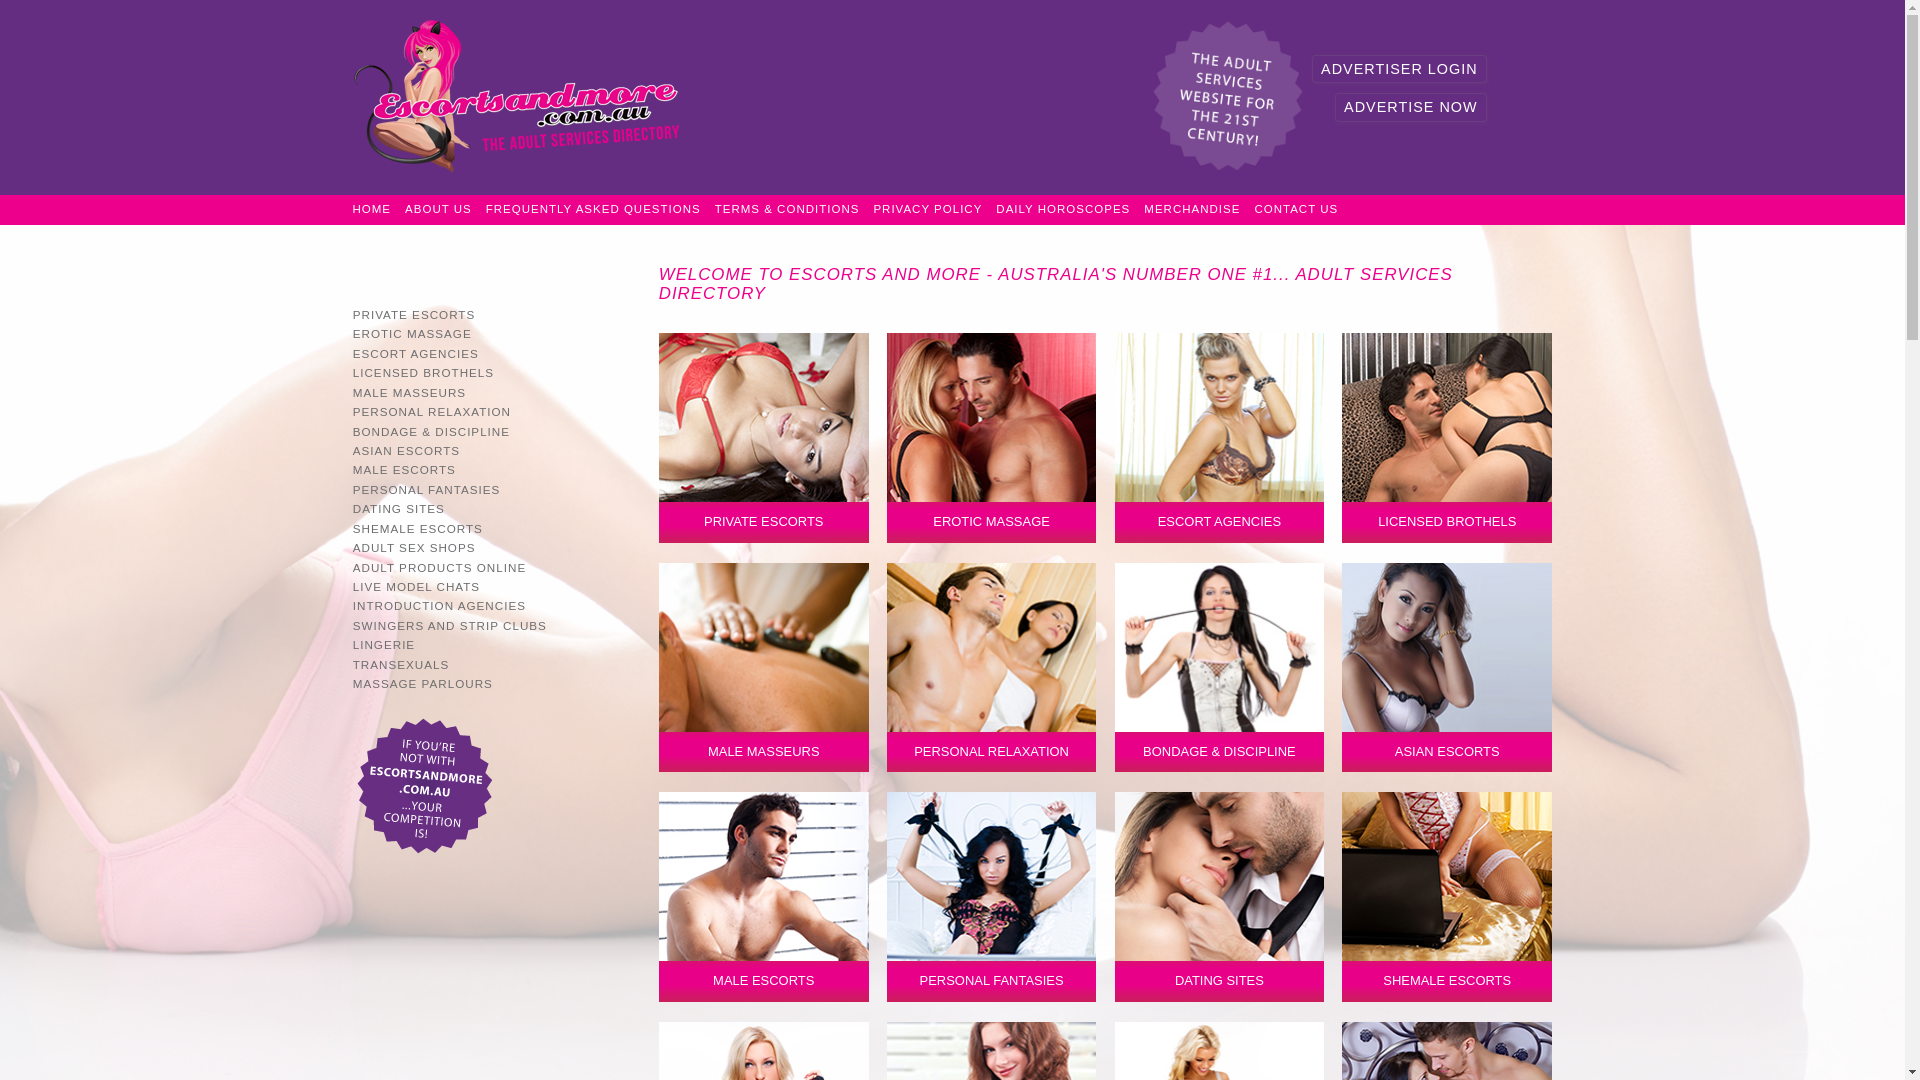 This screenshot has height=1080, width=1920. I want to click on 'ADVERTISER LOGIN', so click(1397, 68).